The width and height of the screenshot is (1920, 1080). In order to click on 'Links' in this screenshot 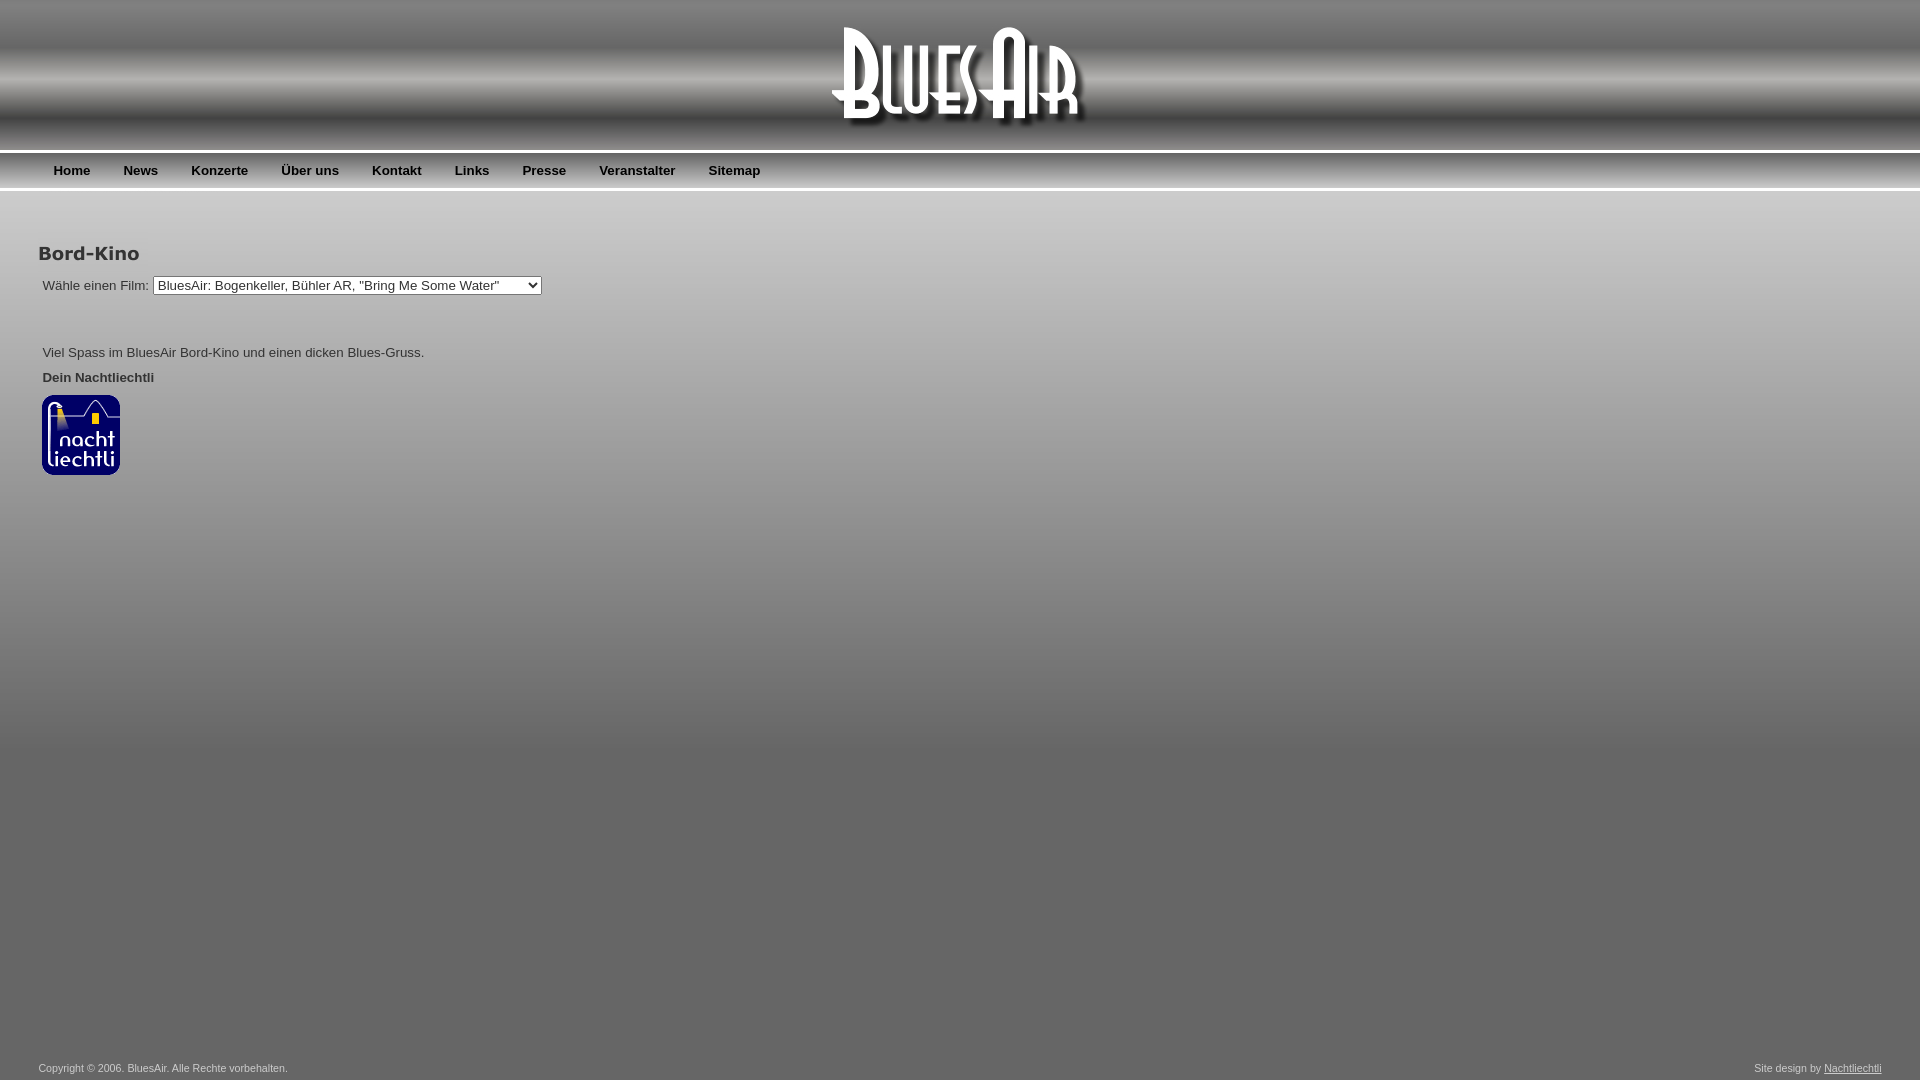, I will do `click(471, 169)`.